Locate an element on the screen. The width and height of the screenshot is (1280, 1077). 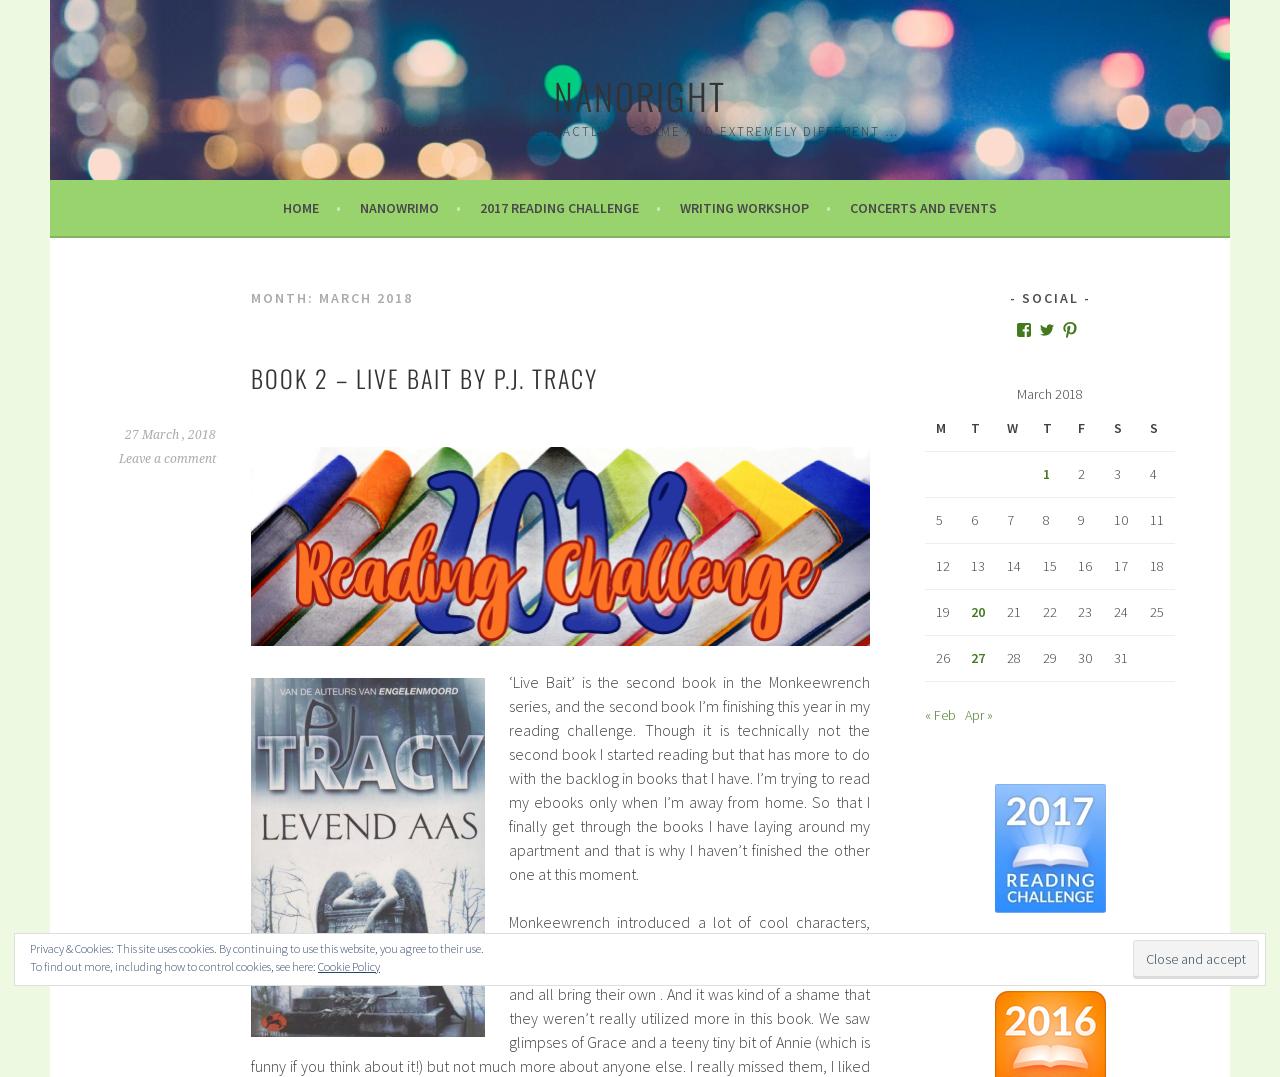
'14' is located at coordinates (1012, 565).